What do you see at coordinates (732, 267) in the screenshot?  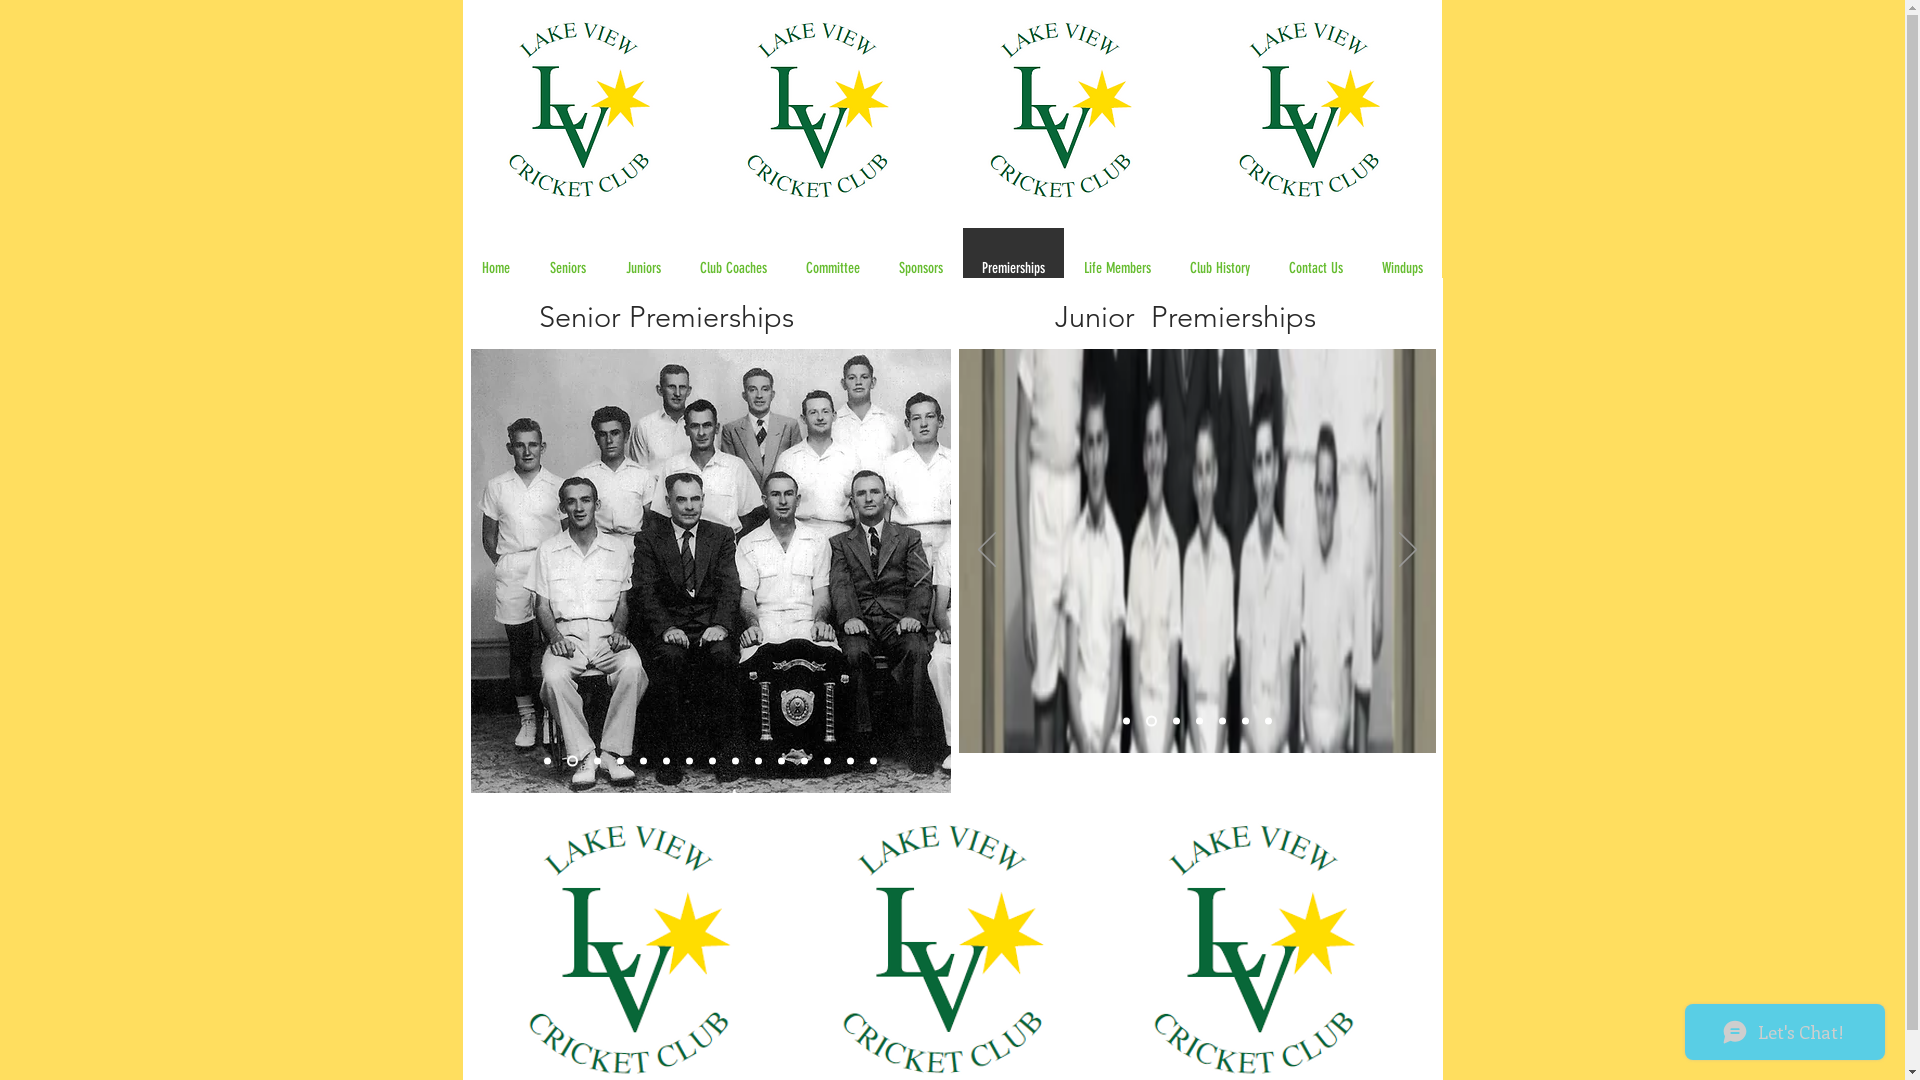 I see `'Club Coaches'` at bounding box center [732, 267].